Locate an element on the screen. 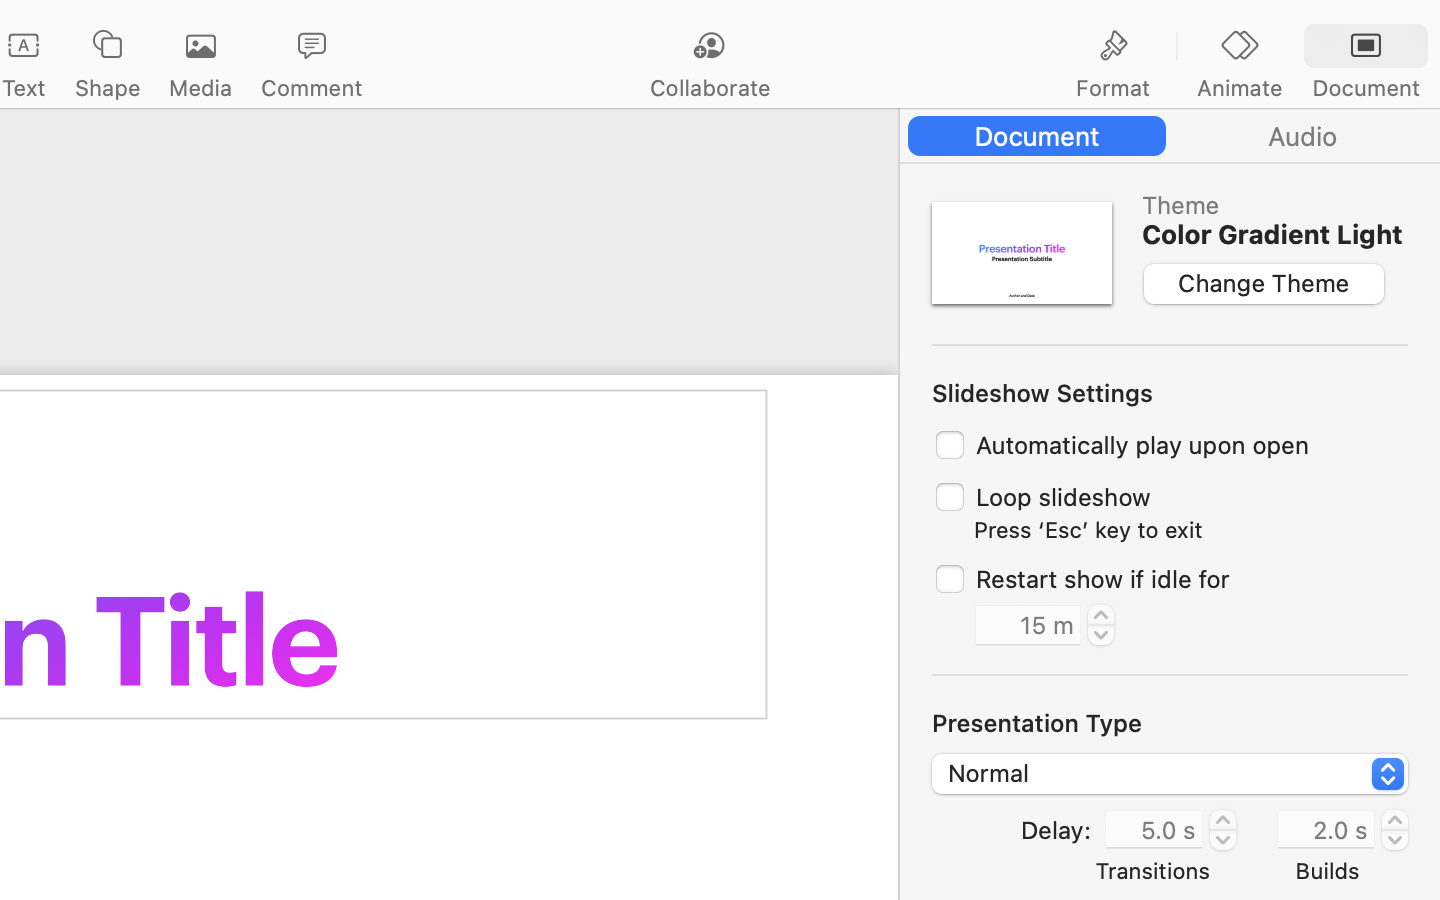 This screenshot has width=1440, height=900. 'Format' is located at coordinates (1111, 87).